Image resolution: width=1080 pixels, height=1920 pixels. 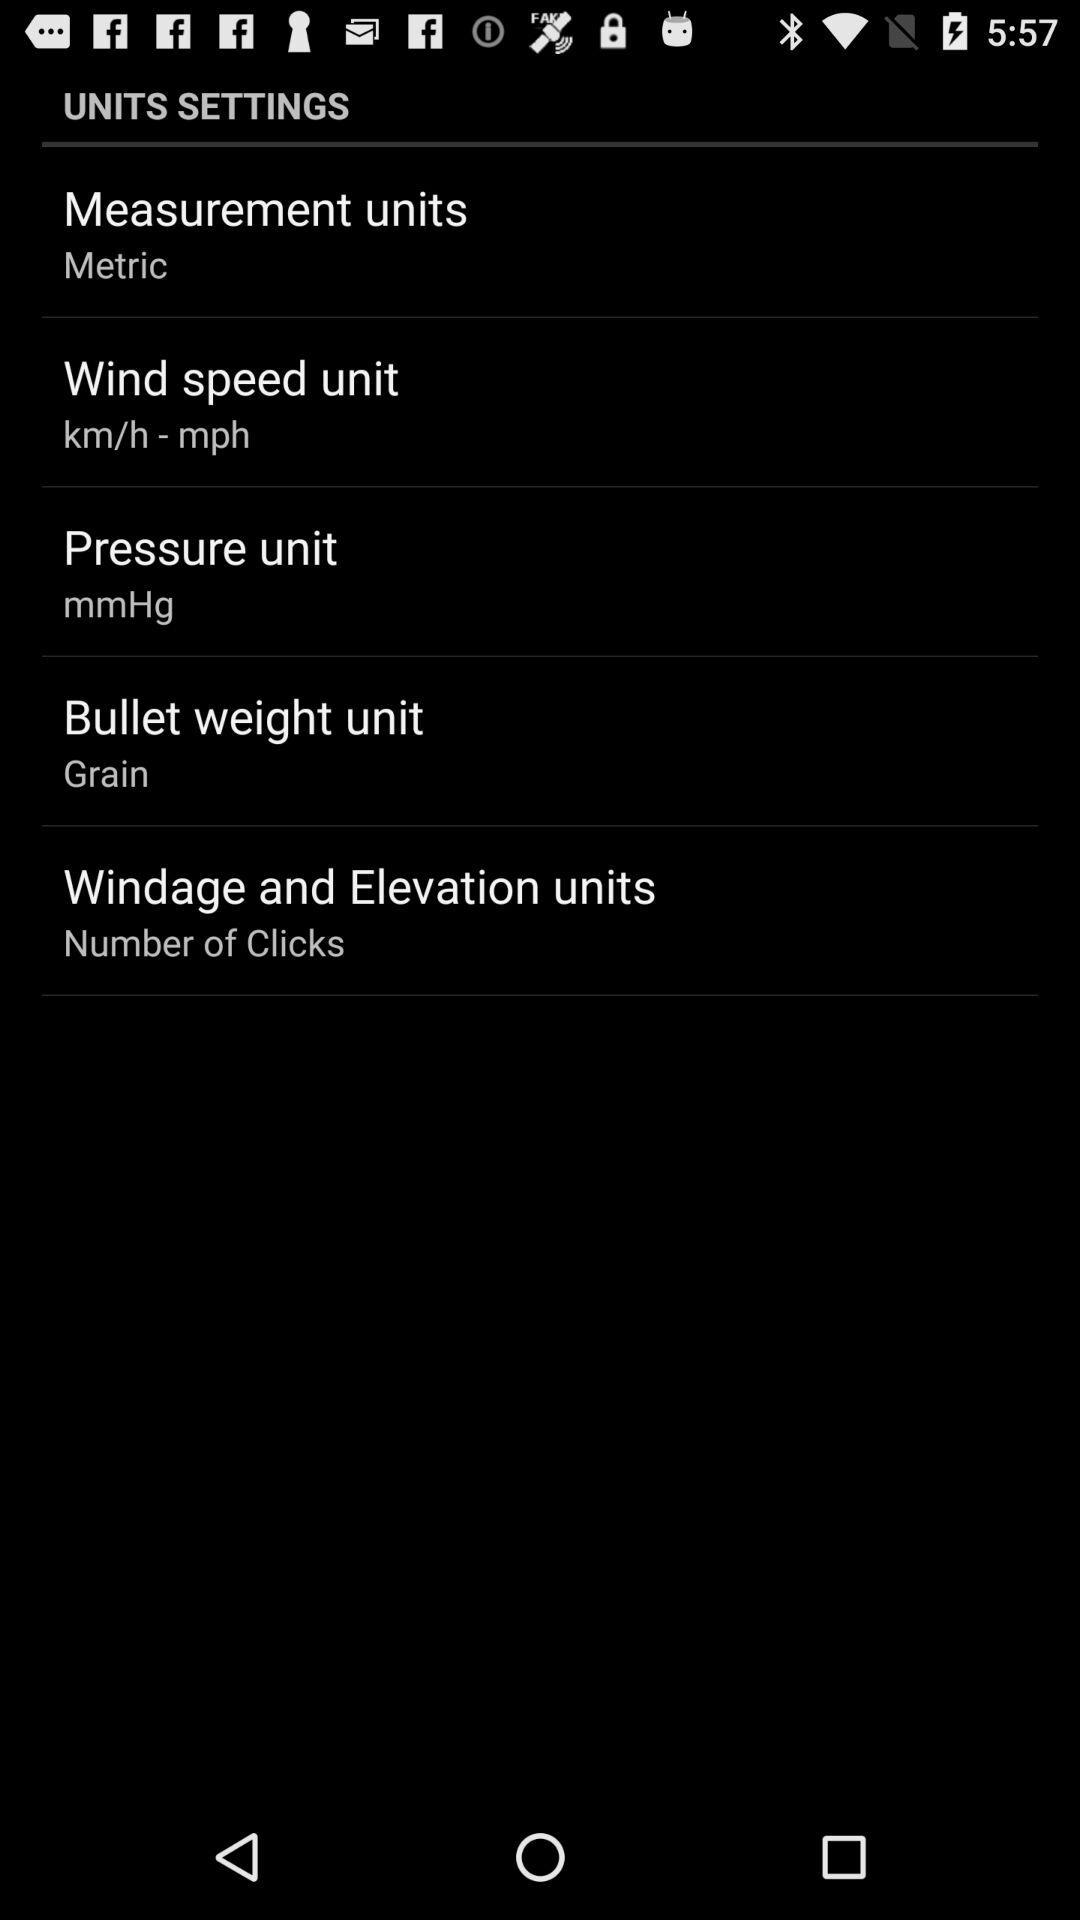 What do you see at coordinates (106, 771) in the screenshot?
I see `item above windage and elevation app` at bounding box center [106, 771].